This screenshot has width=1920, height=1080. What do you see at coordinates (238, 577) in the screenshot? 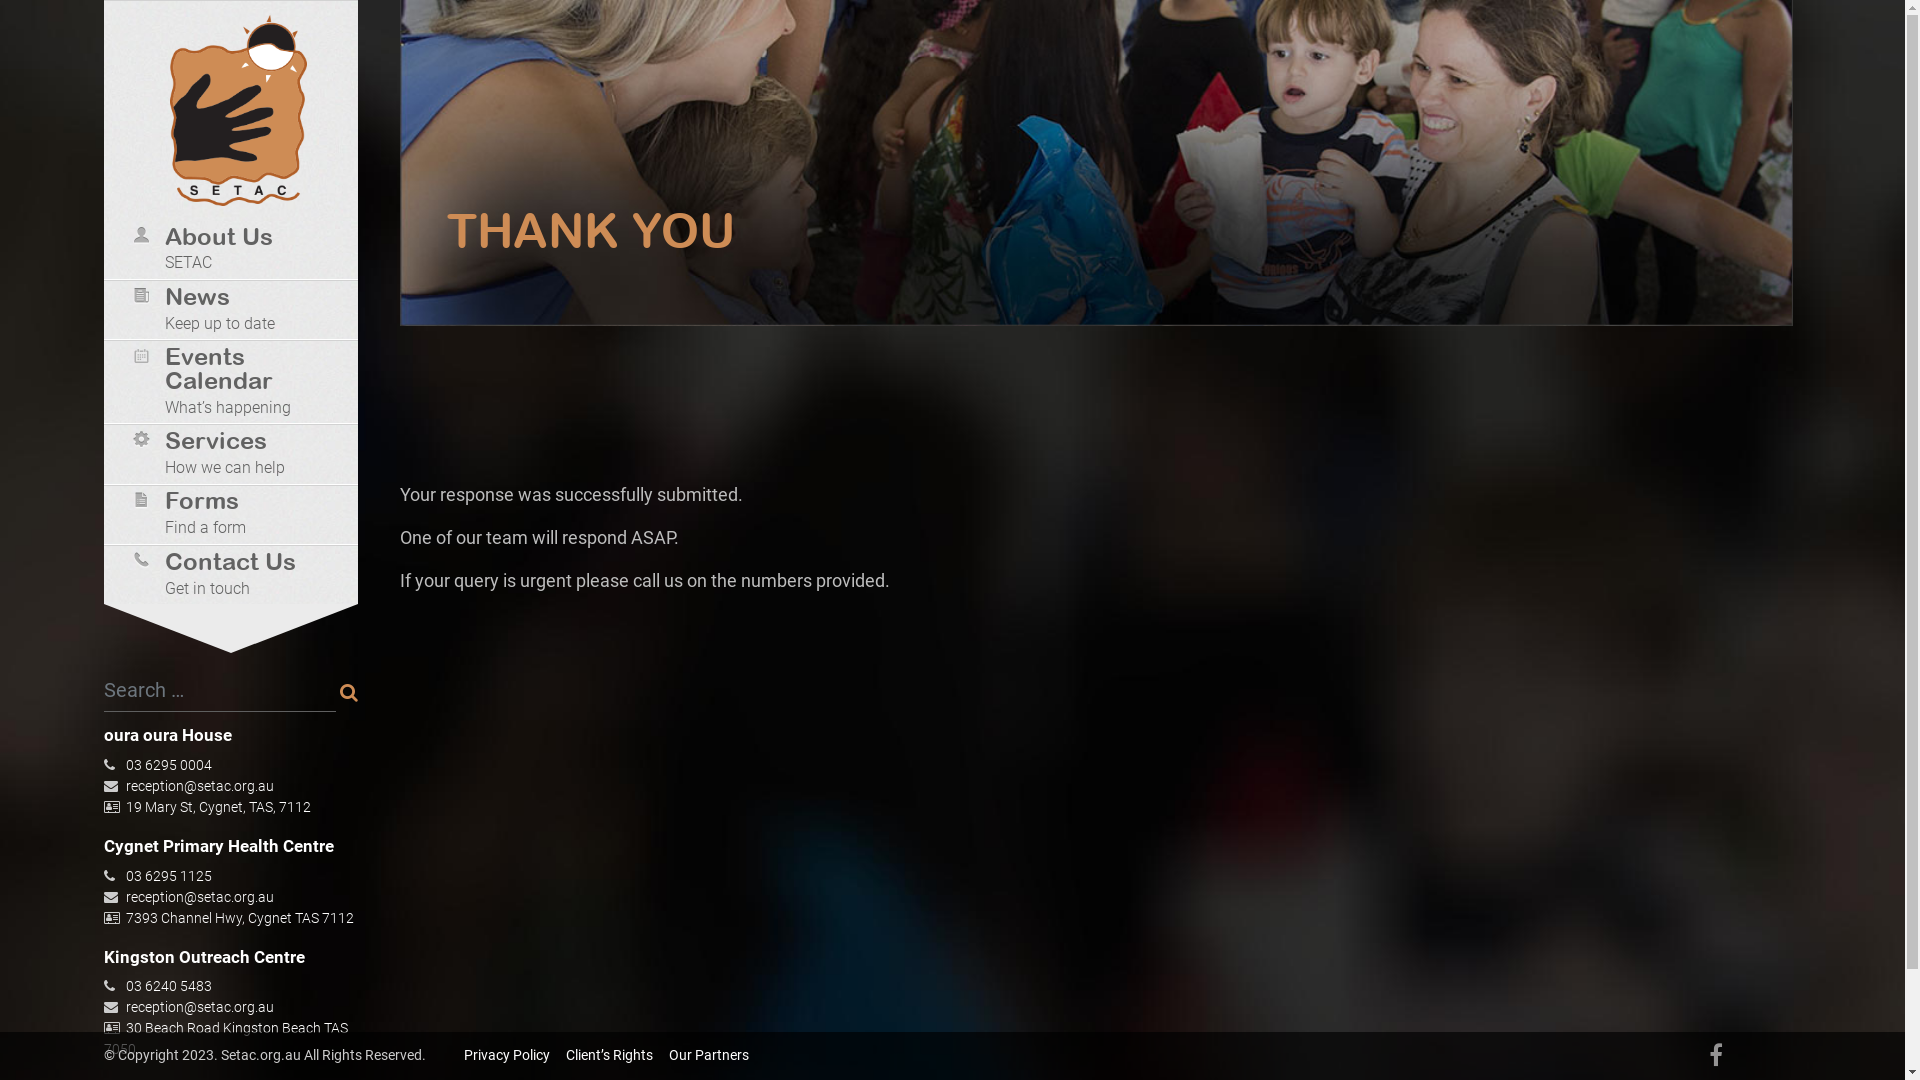
I see `'Contact Us` at bounding box center [238, 577].